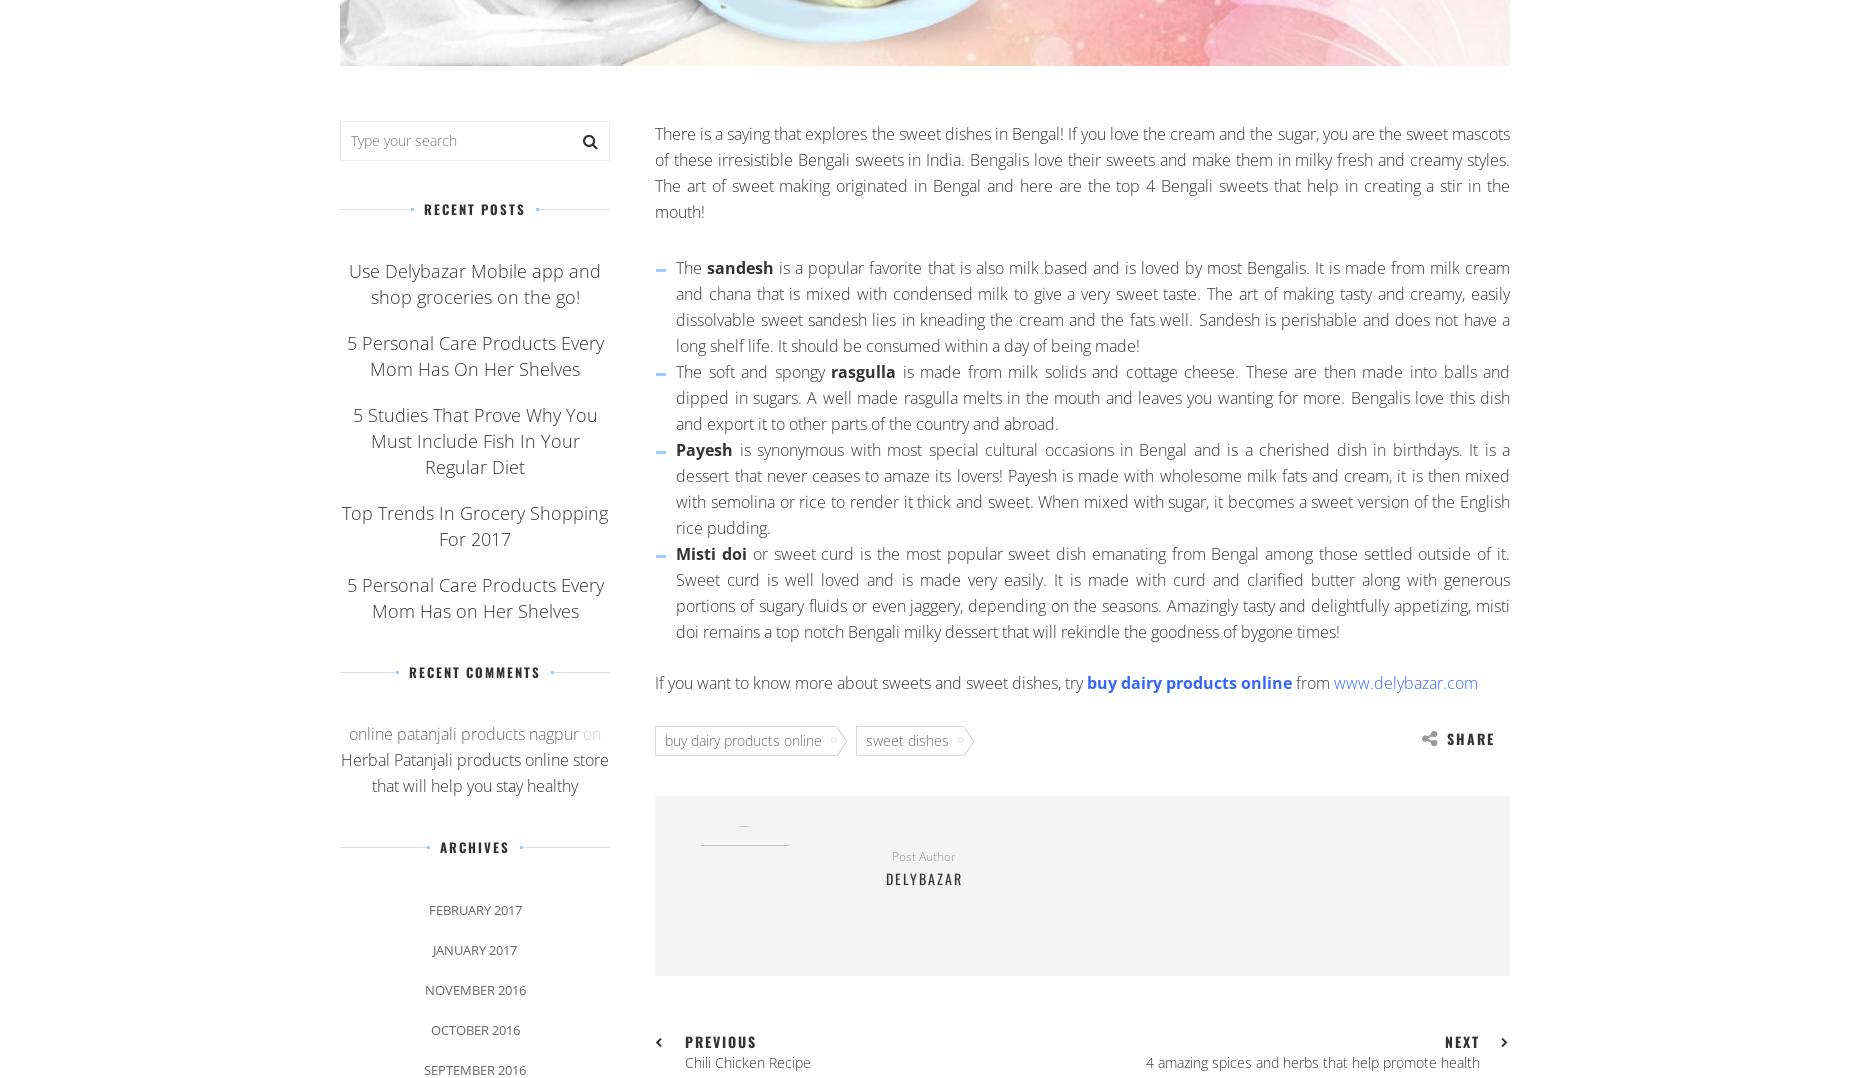  I want to click on 'Recent Comments', so click(475, 670).